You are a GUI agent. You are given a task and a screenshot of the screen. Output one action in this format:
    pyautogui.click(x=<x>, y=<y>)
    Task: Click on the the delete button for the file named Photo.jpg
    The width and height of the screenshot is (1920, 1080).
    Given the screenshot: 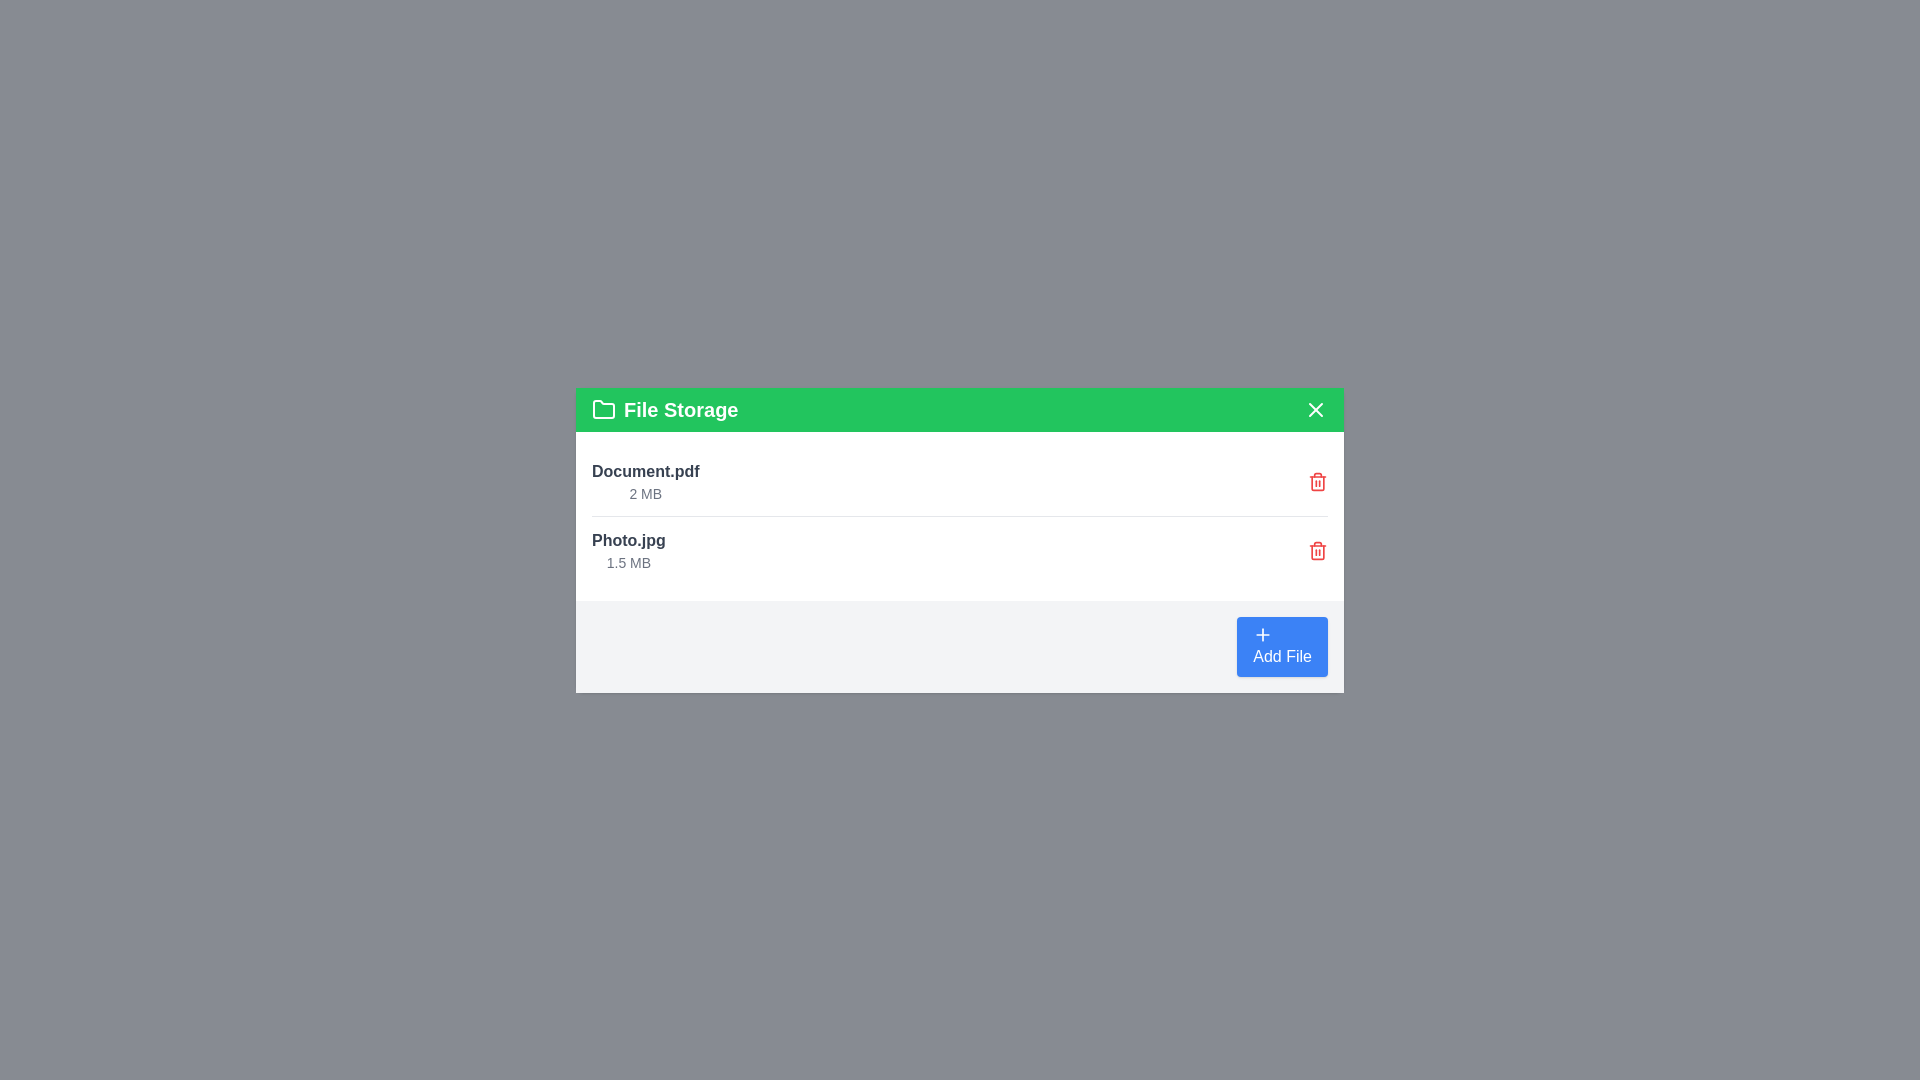 What is the action you would take?
    pyautogui.click(x=1318, y=550)
    